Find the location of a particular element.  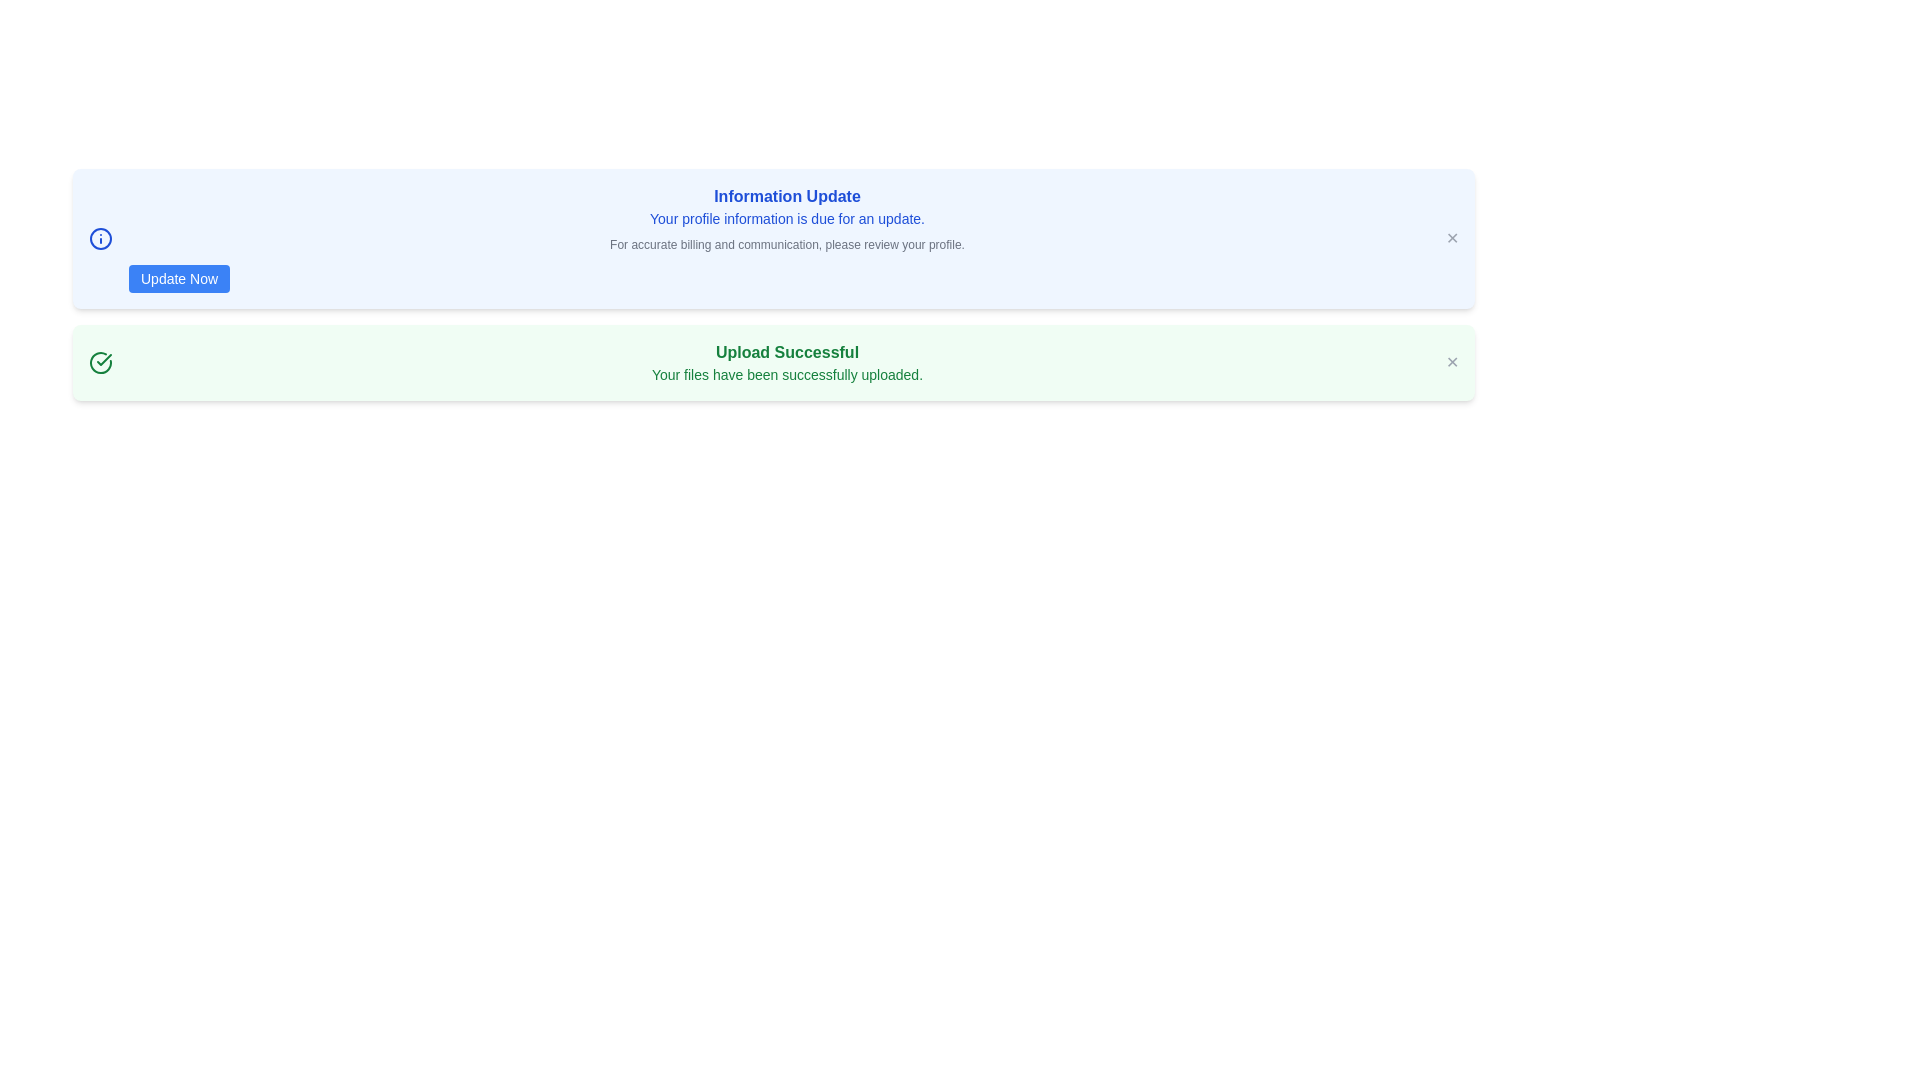

text of the informational element that confirms the successful completion of a file upload operation, located centrally below the 'Upload Successful' heading is located at coordinates (786, 374).